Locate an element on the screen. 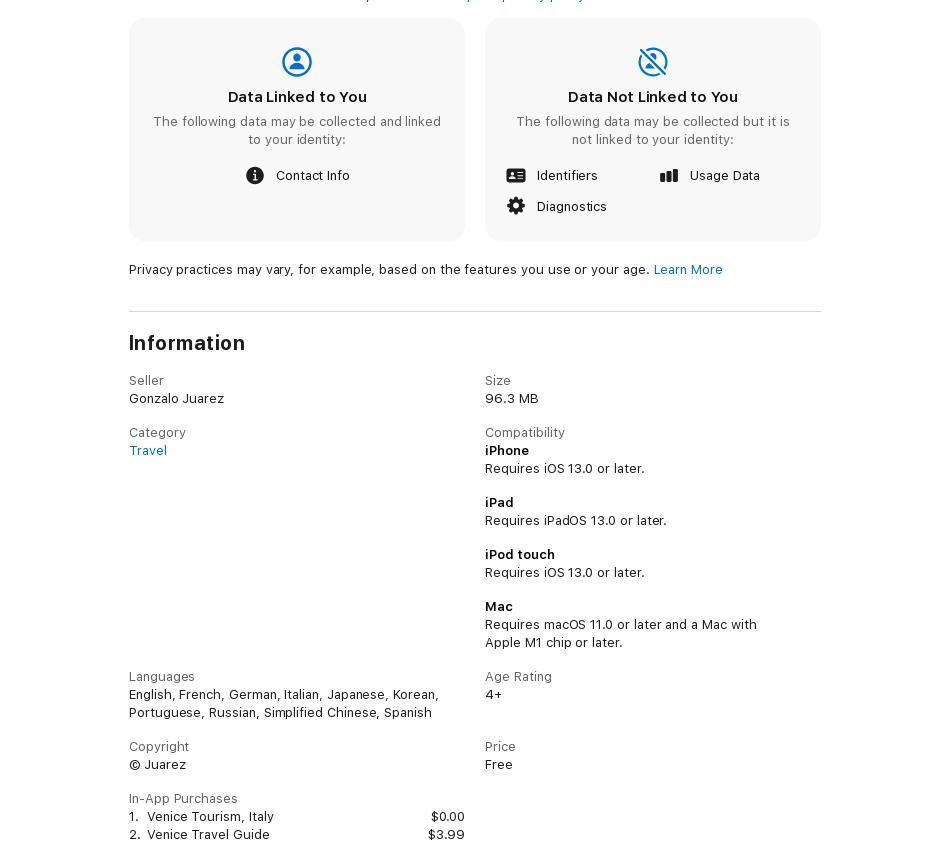  'Data Linked to You' is located at coordinates (295, 95).